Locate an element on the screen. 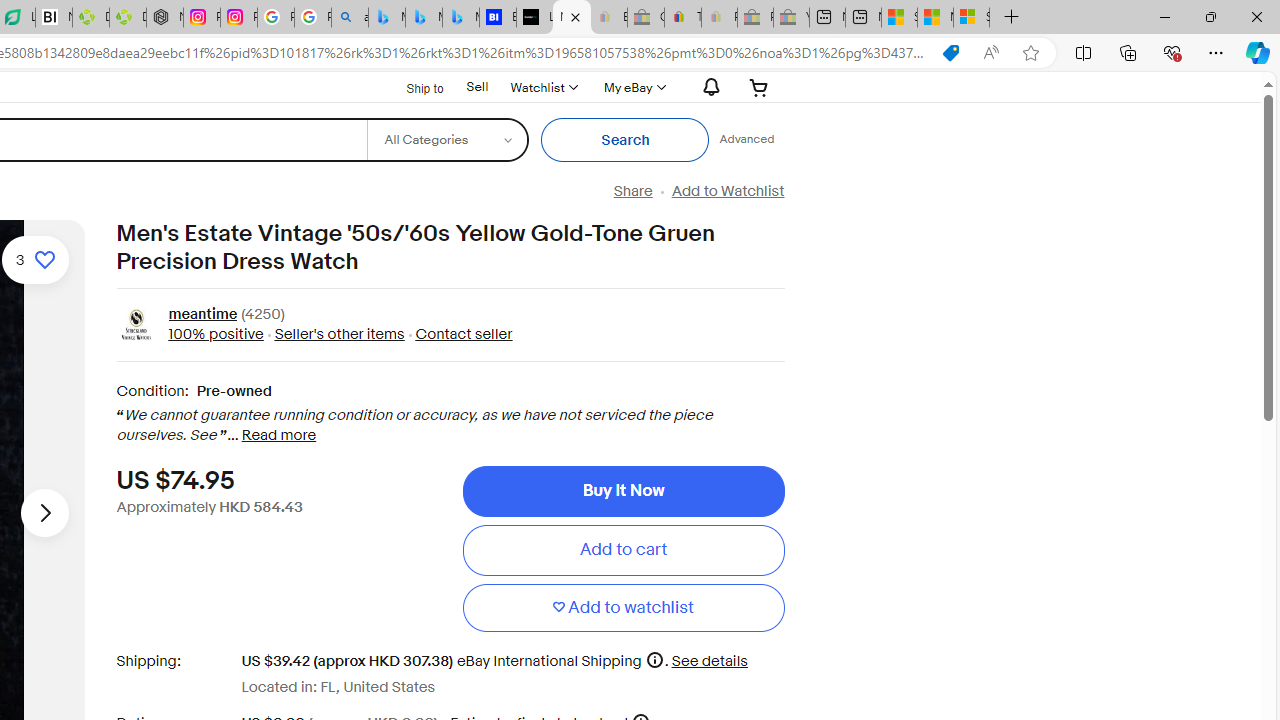 This screenshot has width=1280, height=720. 'Sell' is located at coordinates (476, 86).